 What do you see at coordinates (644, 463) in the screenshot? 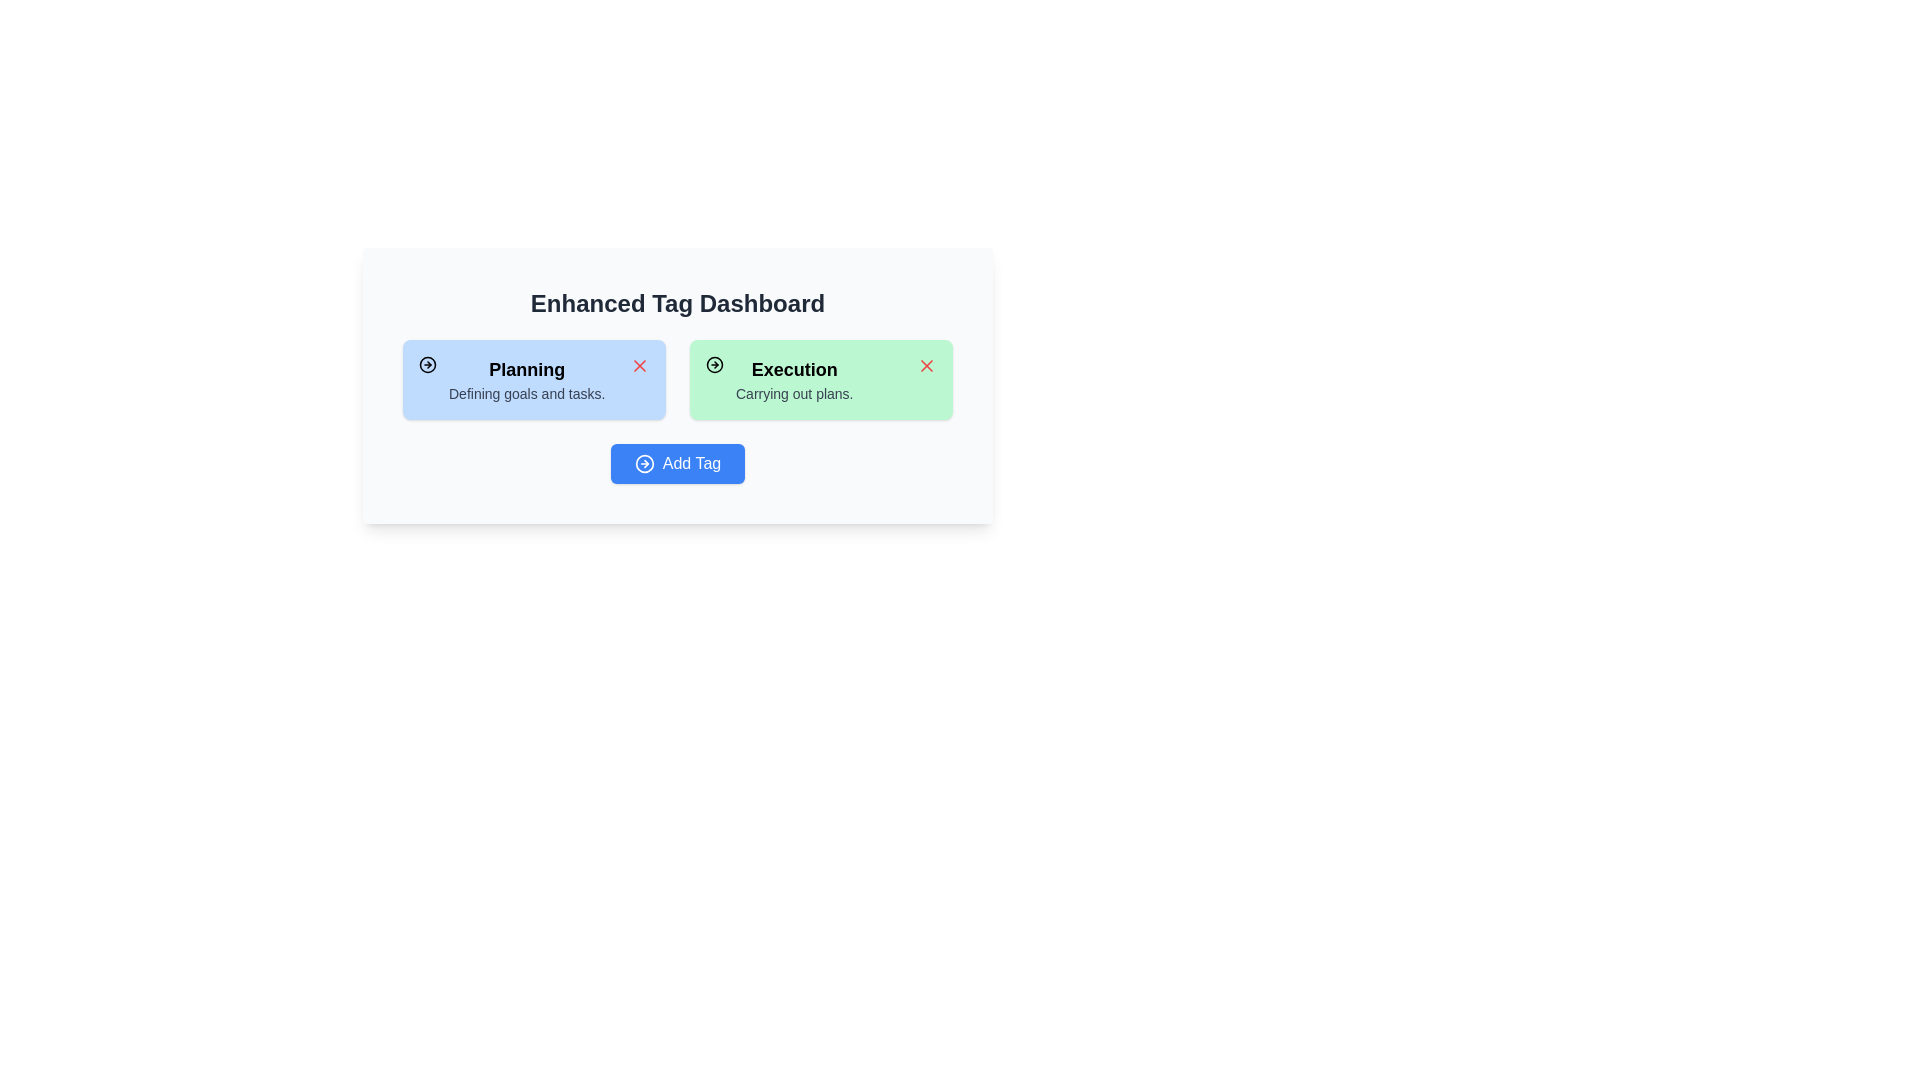
I see `the blue and white circular icon with a rightward arrow inside it, located within the 'Add Tag' button beneath the 'Enhanced Tag Dashboard' header` at bounding box center [644, 463].